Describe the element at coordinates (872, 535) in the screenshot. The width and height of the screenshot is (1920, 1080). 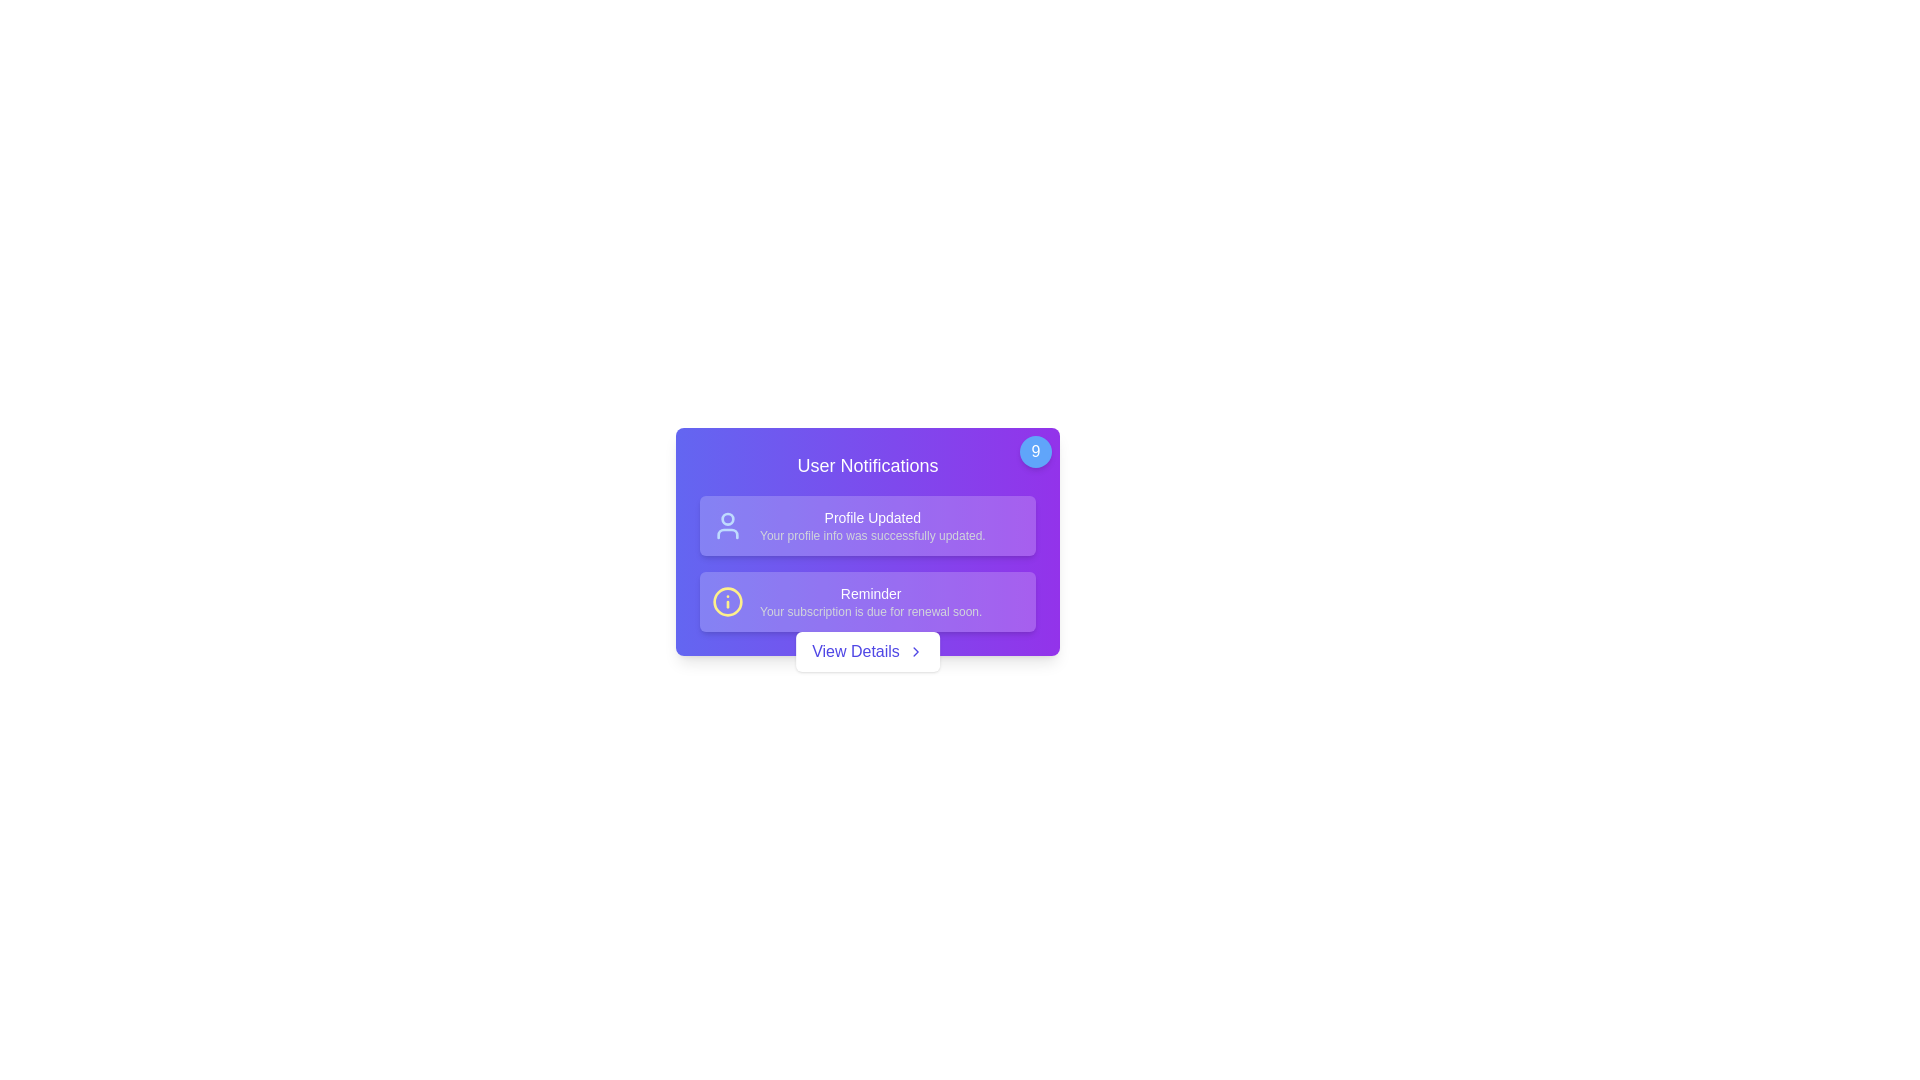
I see `the text label that informs the user about the successful update of their profile information, located near the bottom of the notification area, slightly to the right of the 'Profile Updated' element` at that location.